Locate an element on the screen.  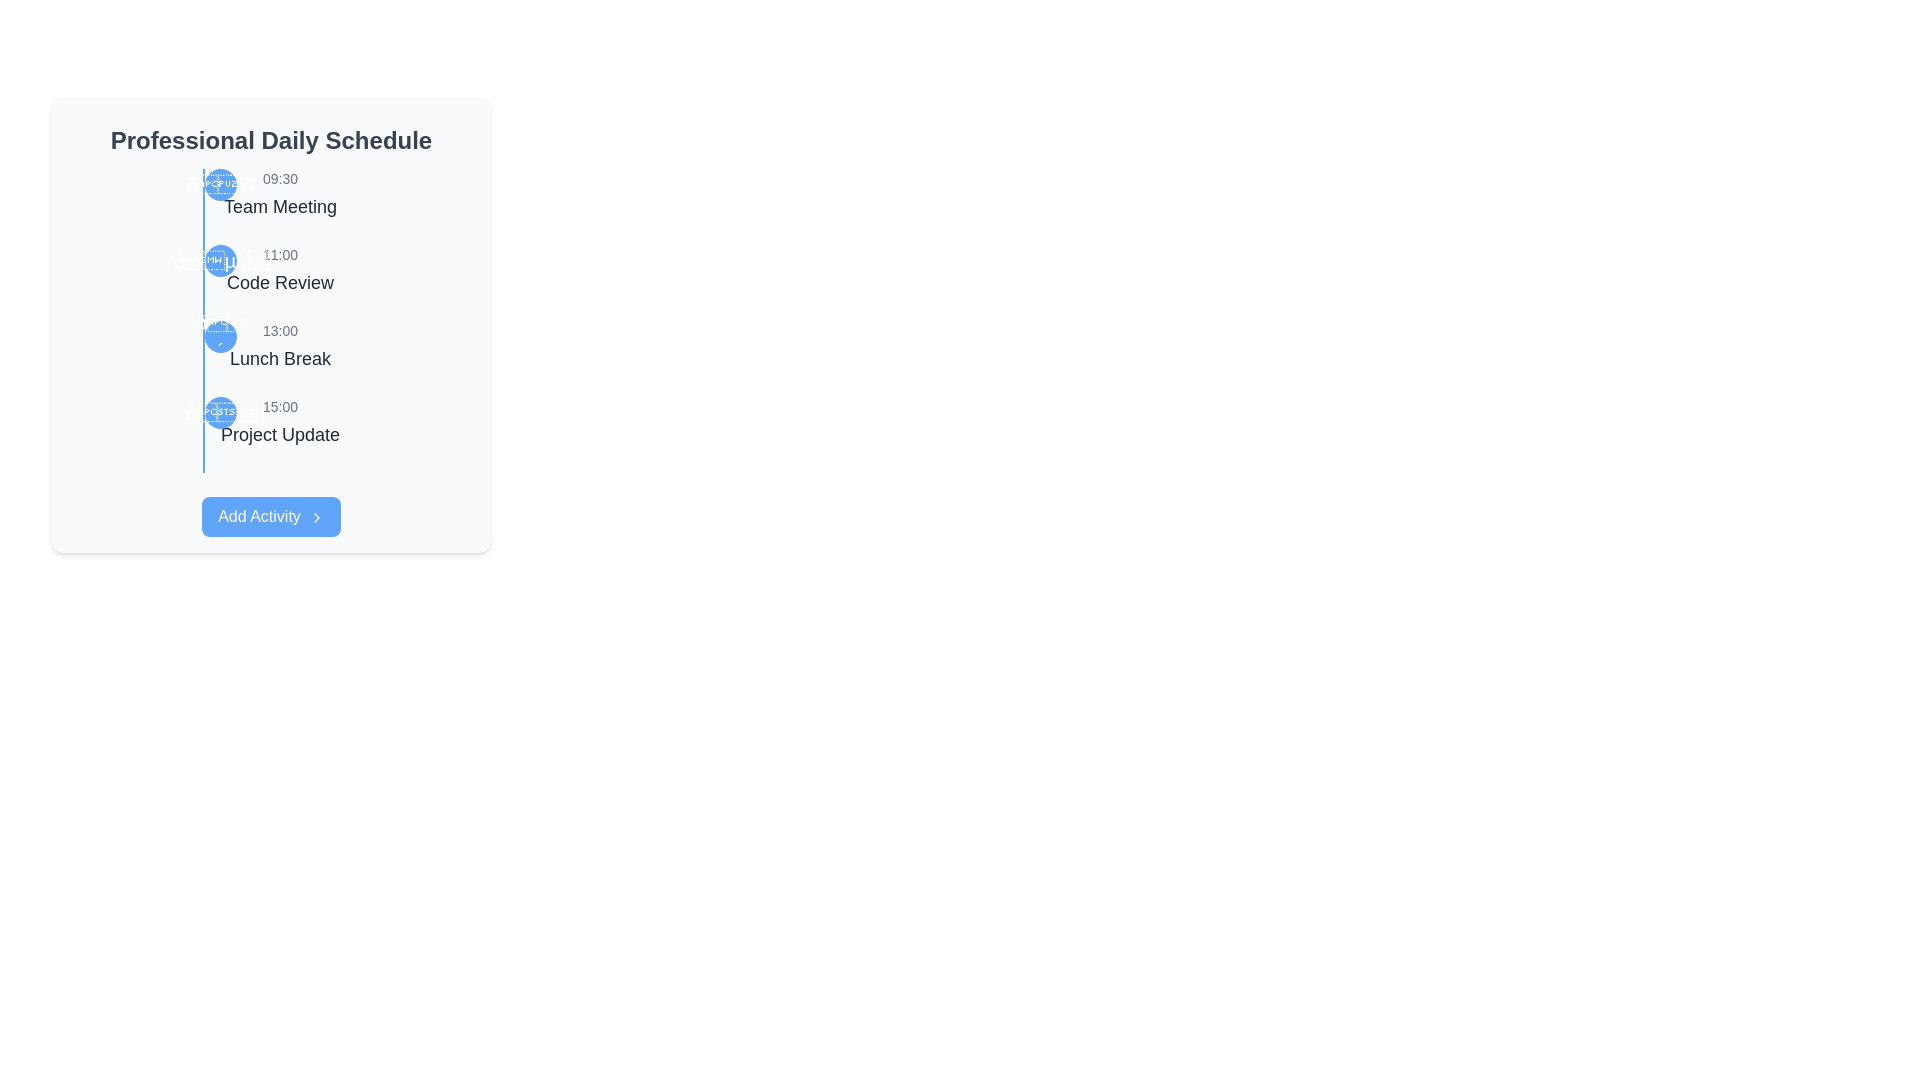
the Text label that describes the scheduled event occurring at '15:00' in the timeline of the 'Professional Daily Schedule' card is located at coordinates (279, 434).